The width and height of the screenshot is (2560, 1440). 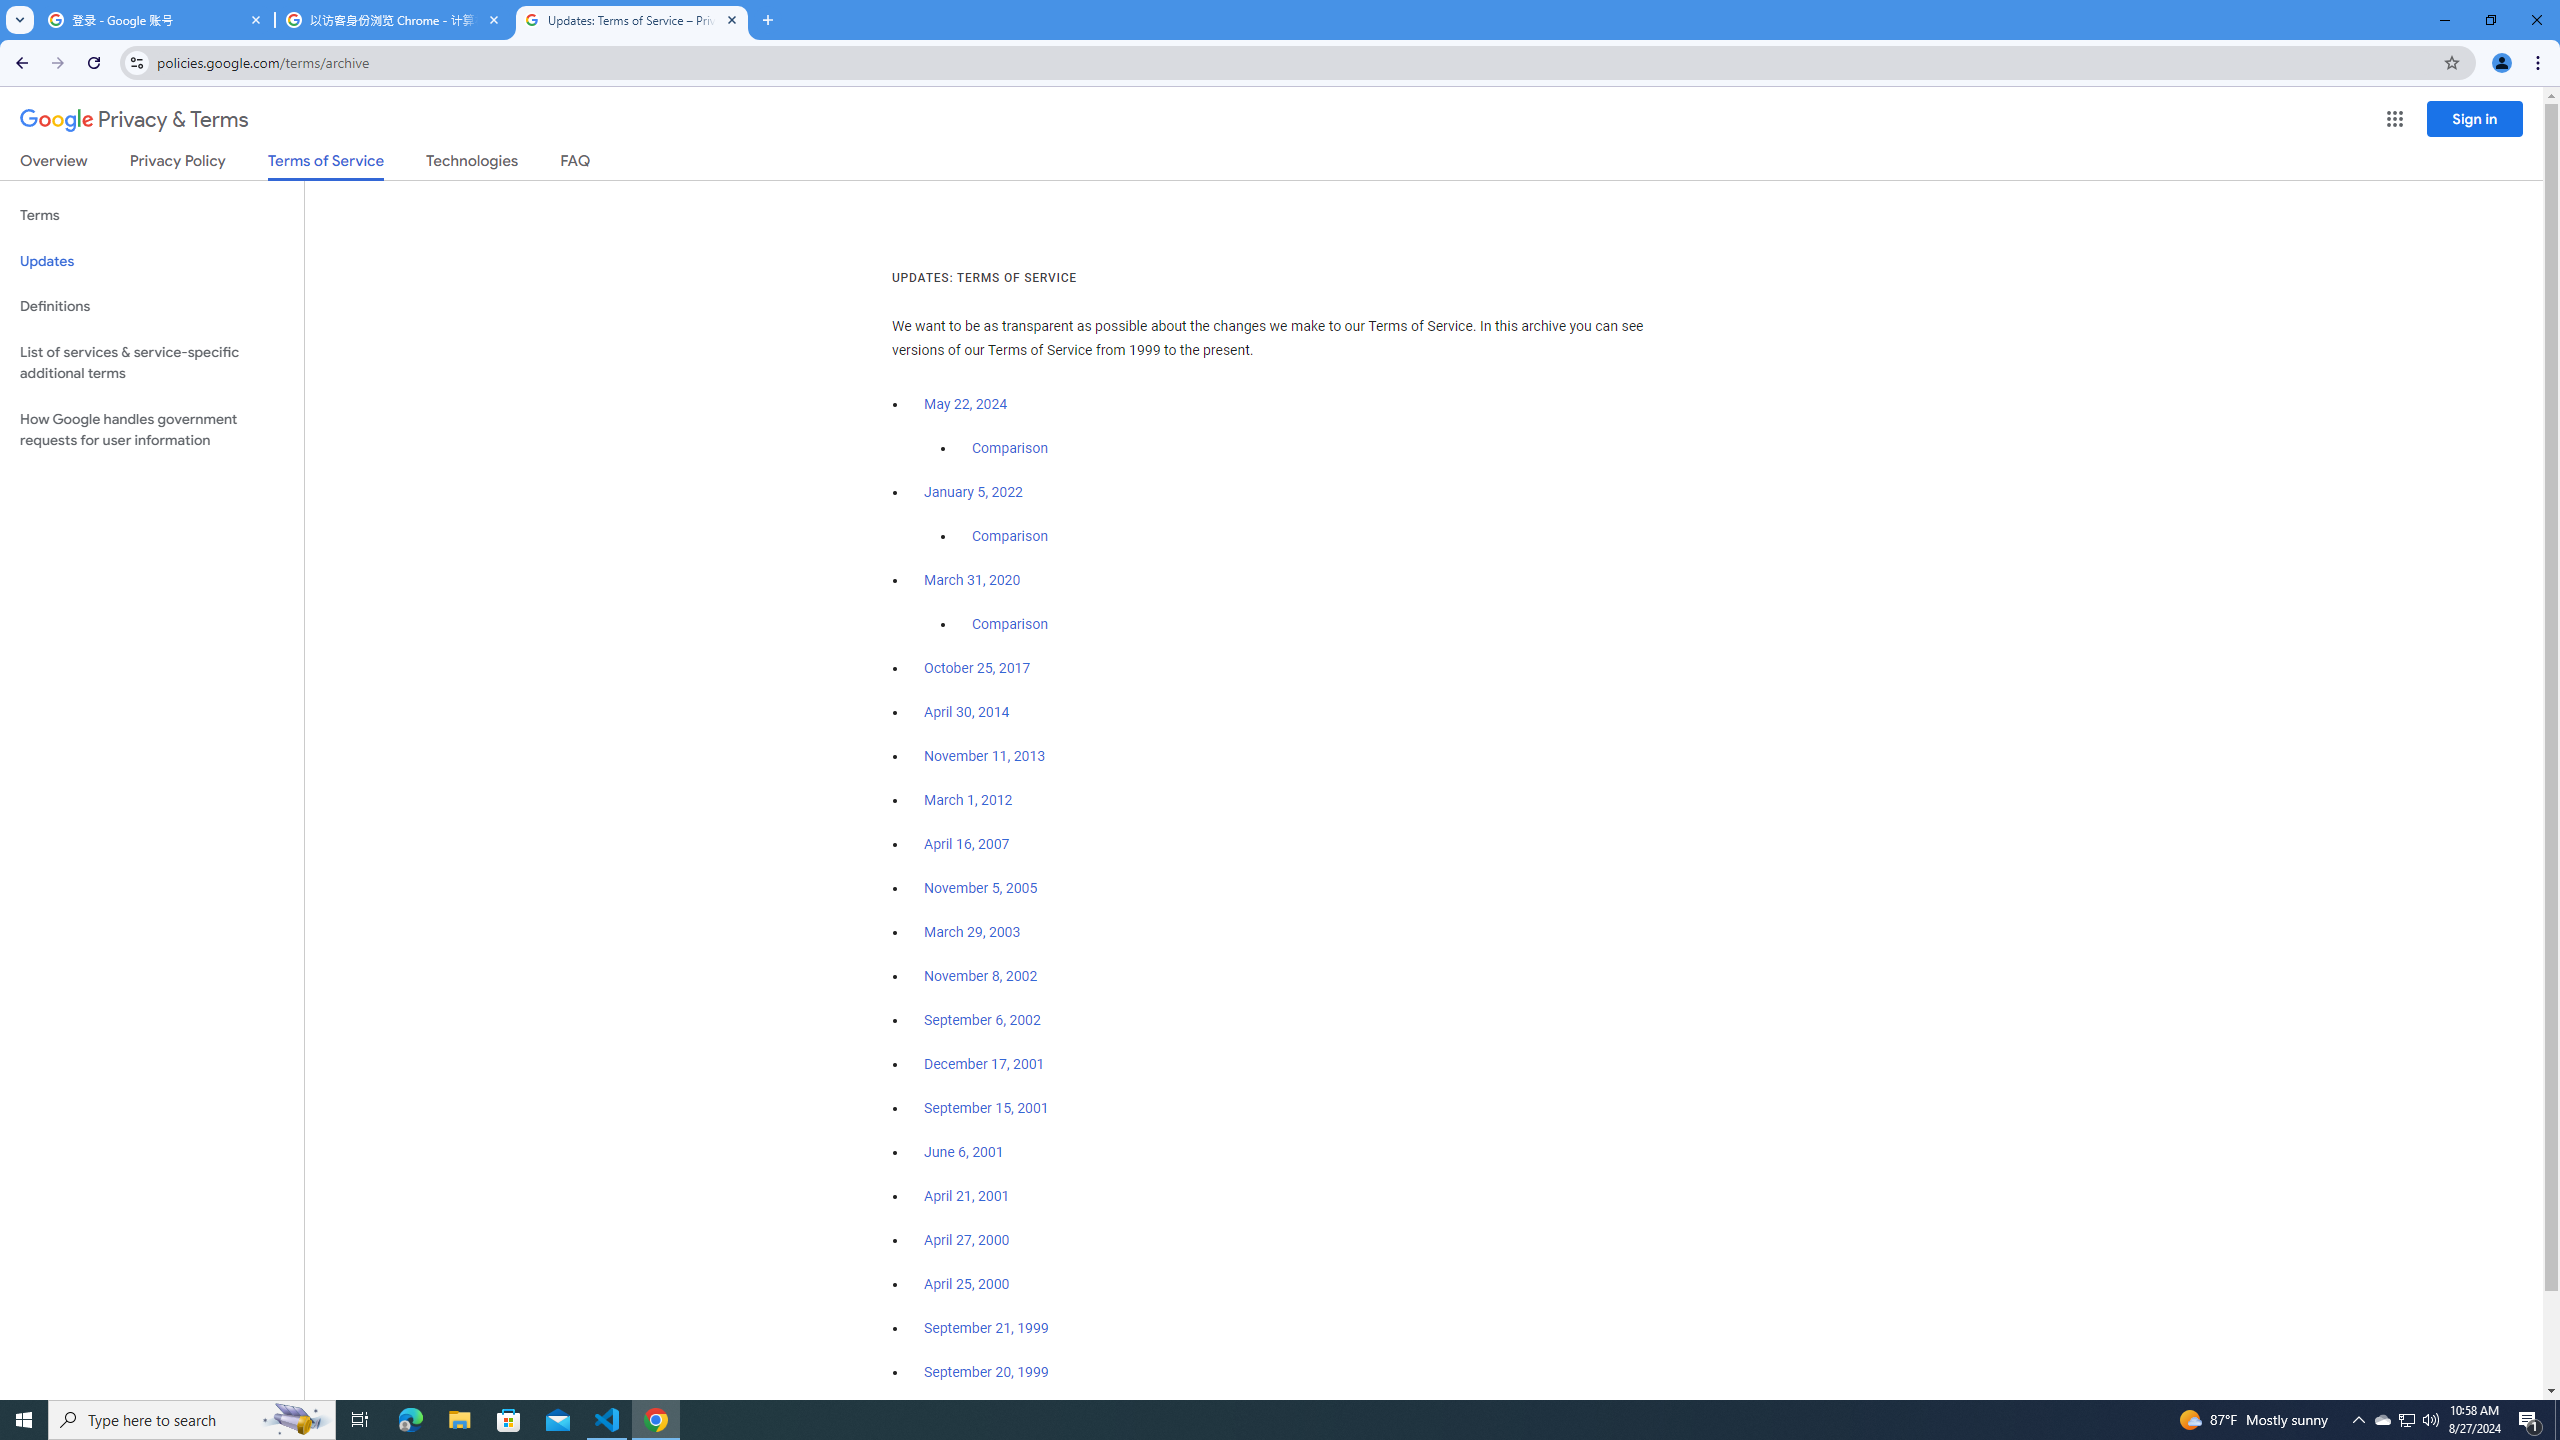 What do you see at coordinates (971, 581) in the screenshot?
I see `'March 31, 2020'` at bounding box center [971, 581].